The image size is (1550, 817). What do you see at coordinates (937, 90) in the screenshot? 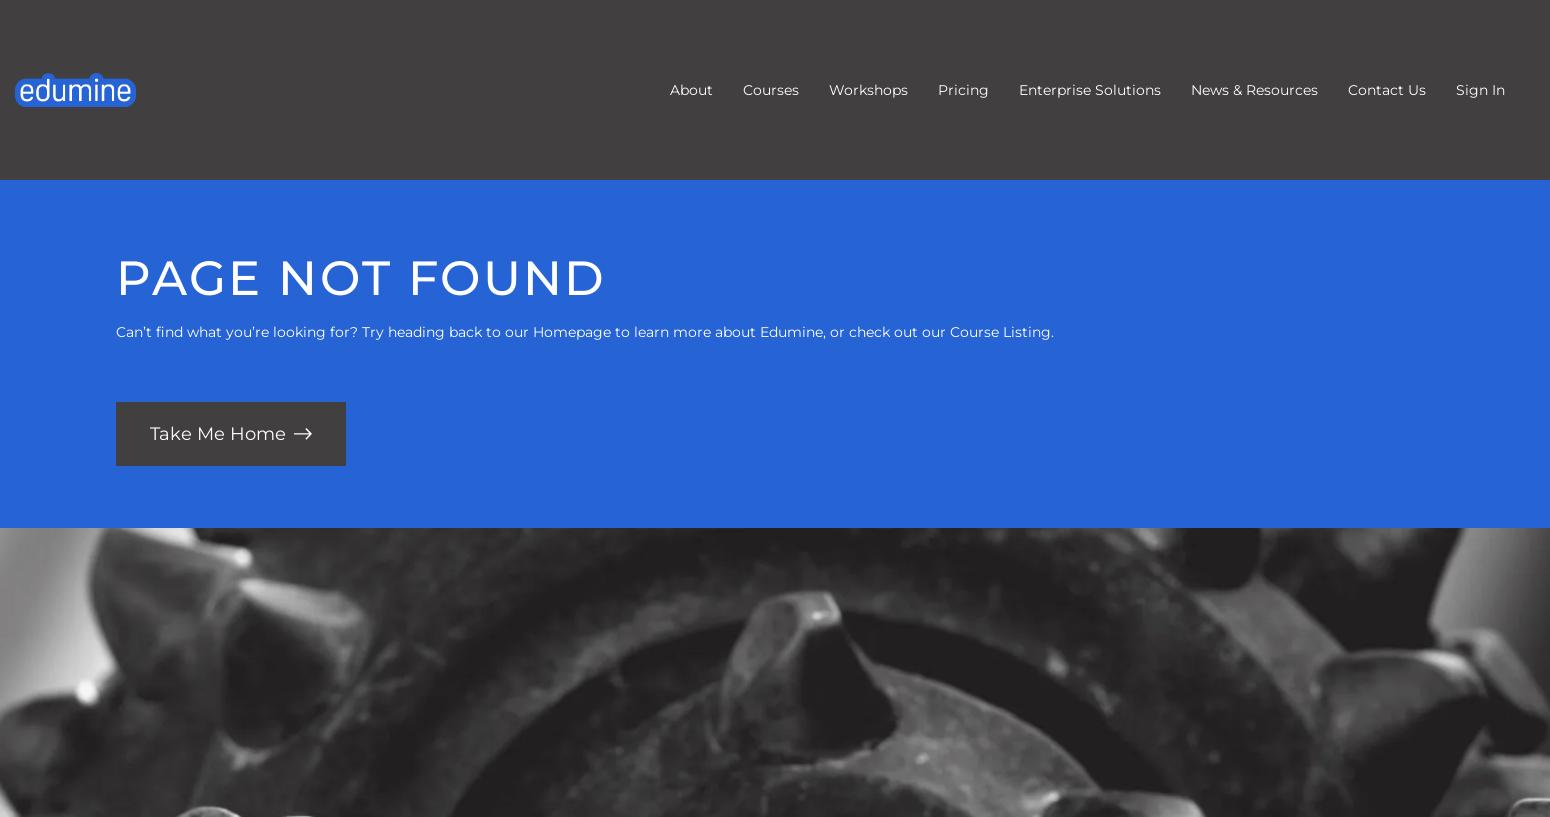
I see `'Pricing'` at bounding box center [937, 90].